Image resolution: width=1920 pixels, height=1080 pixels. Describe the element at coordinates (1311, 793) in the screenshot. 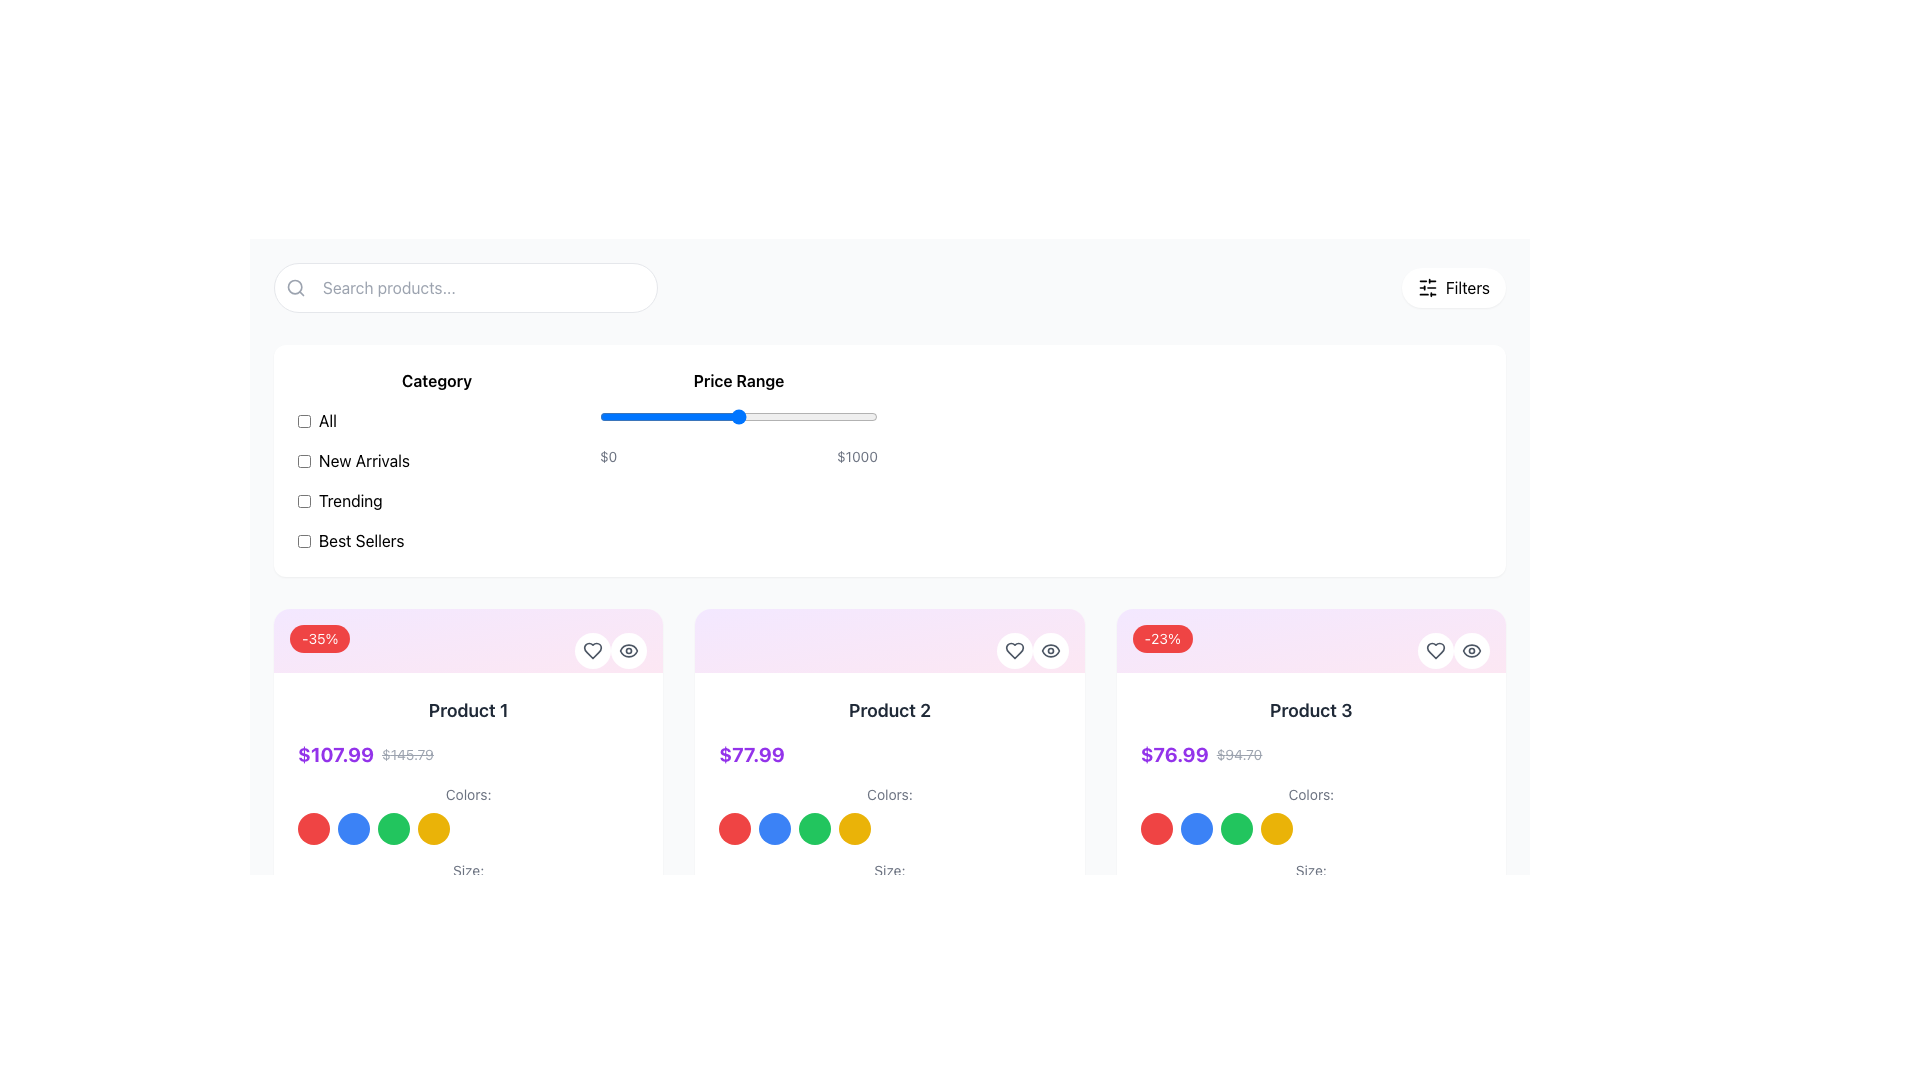

I see `the 'Colors:' label, which is styled with a small font size and gray color, located in the third product card's details section above the color options` at that location.